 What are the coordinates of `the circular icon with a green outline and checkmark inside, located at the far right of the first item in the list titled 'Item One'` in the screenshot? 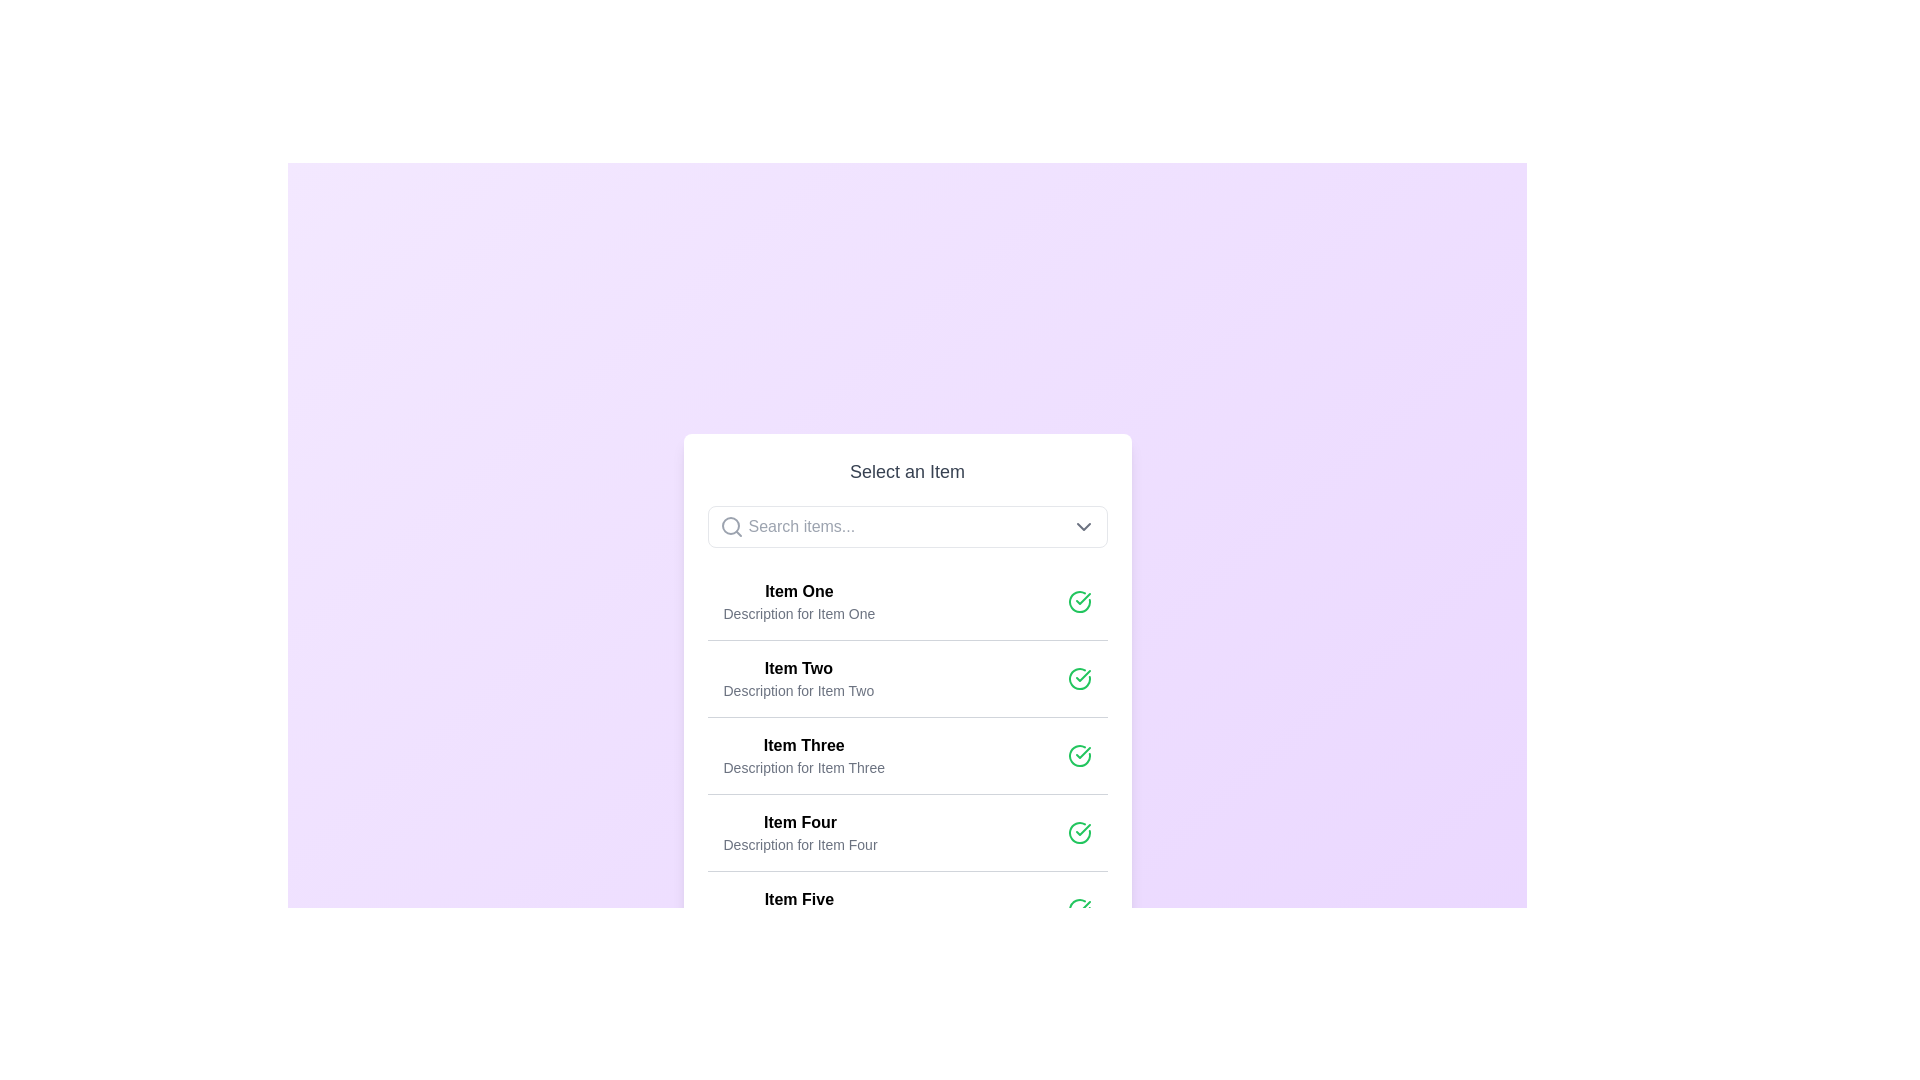 It's located at (1078, 600).